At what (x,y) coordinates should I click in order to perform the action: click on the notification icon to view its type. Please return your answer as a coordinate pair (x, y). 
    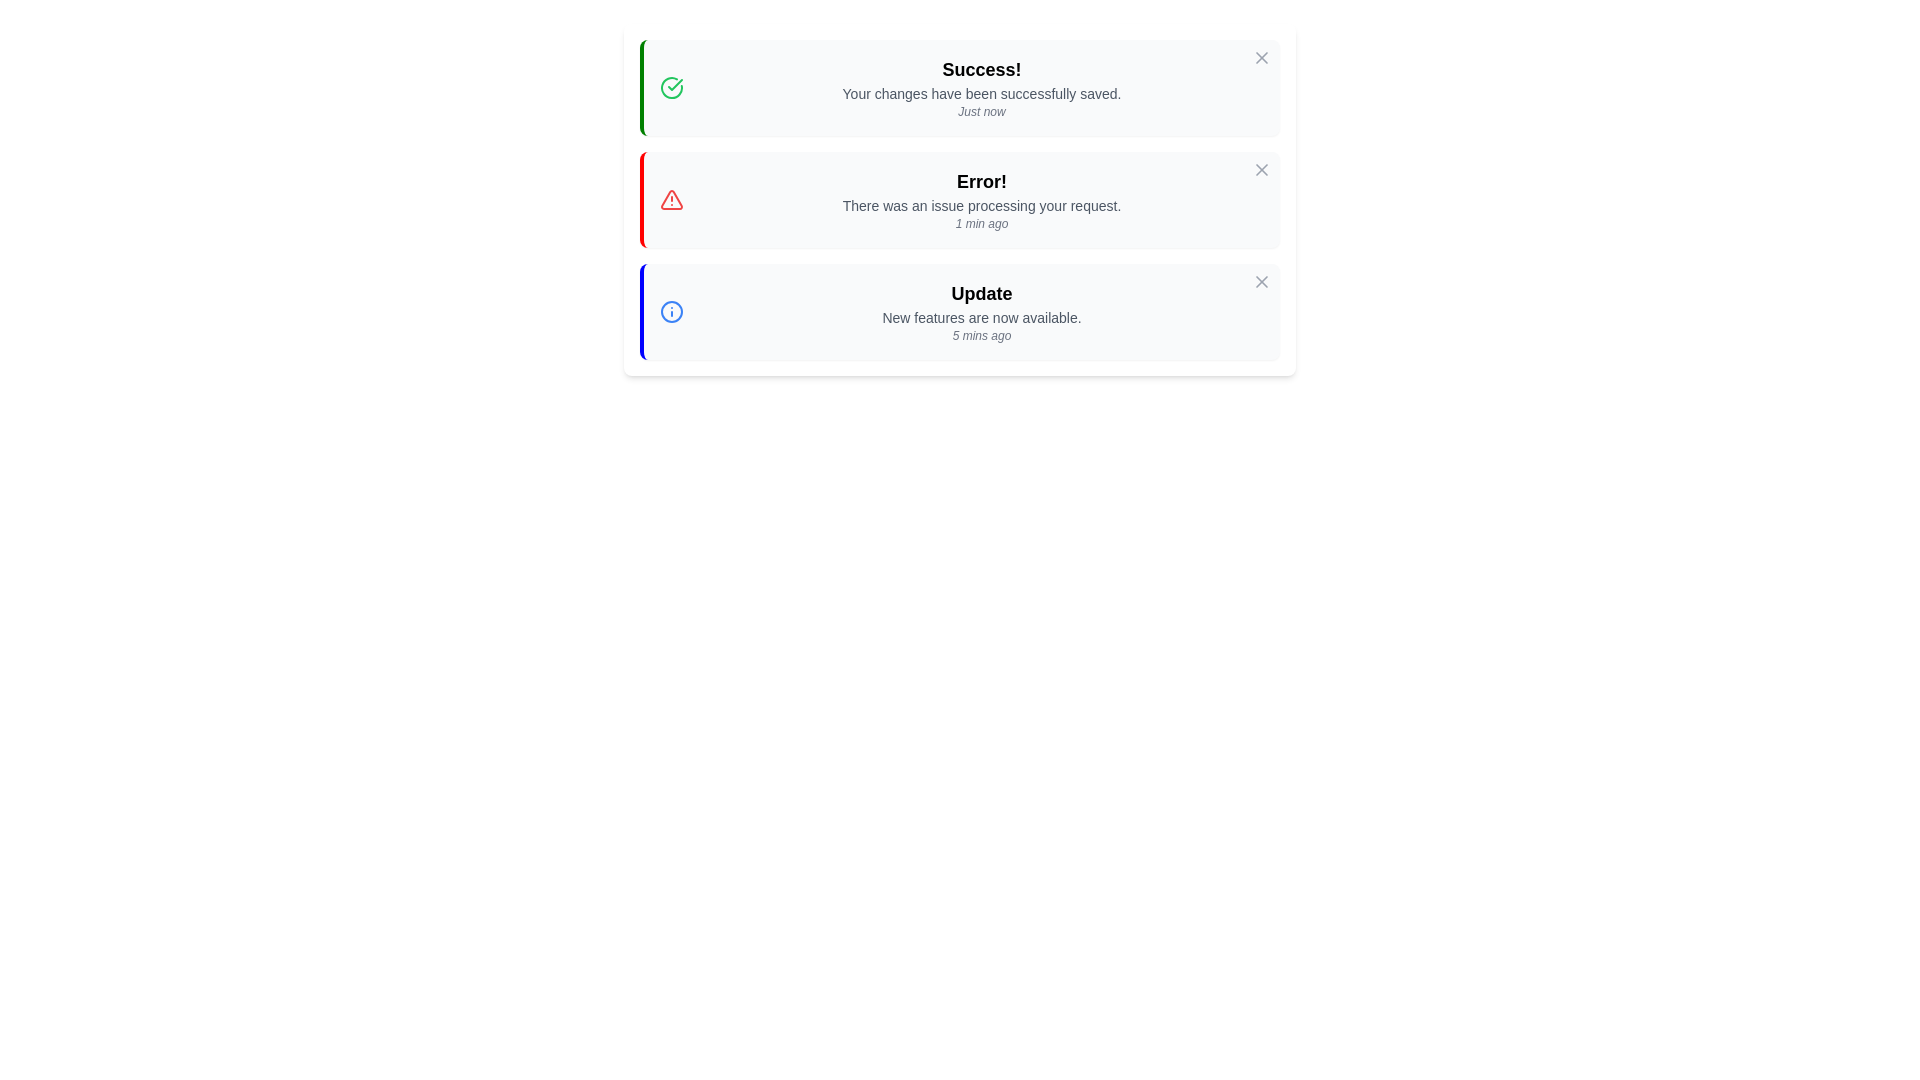
    Looking at the image, I should click on (672, 87).